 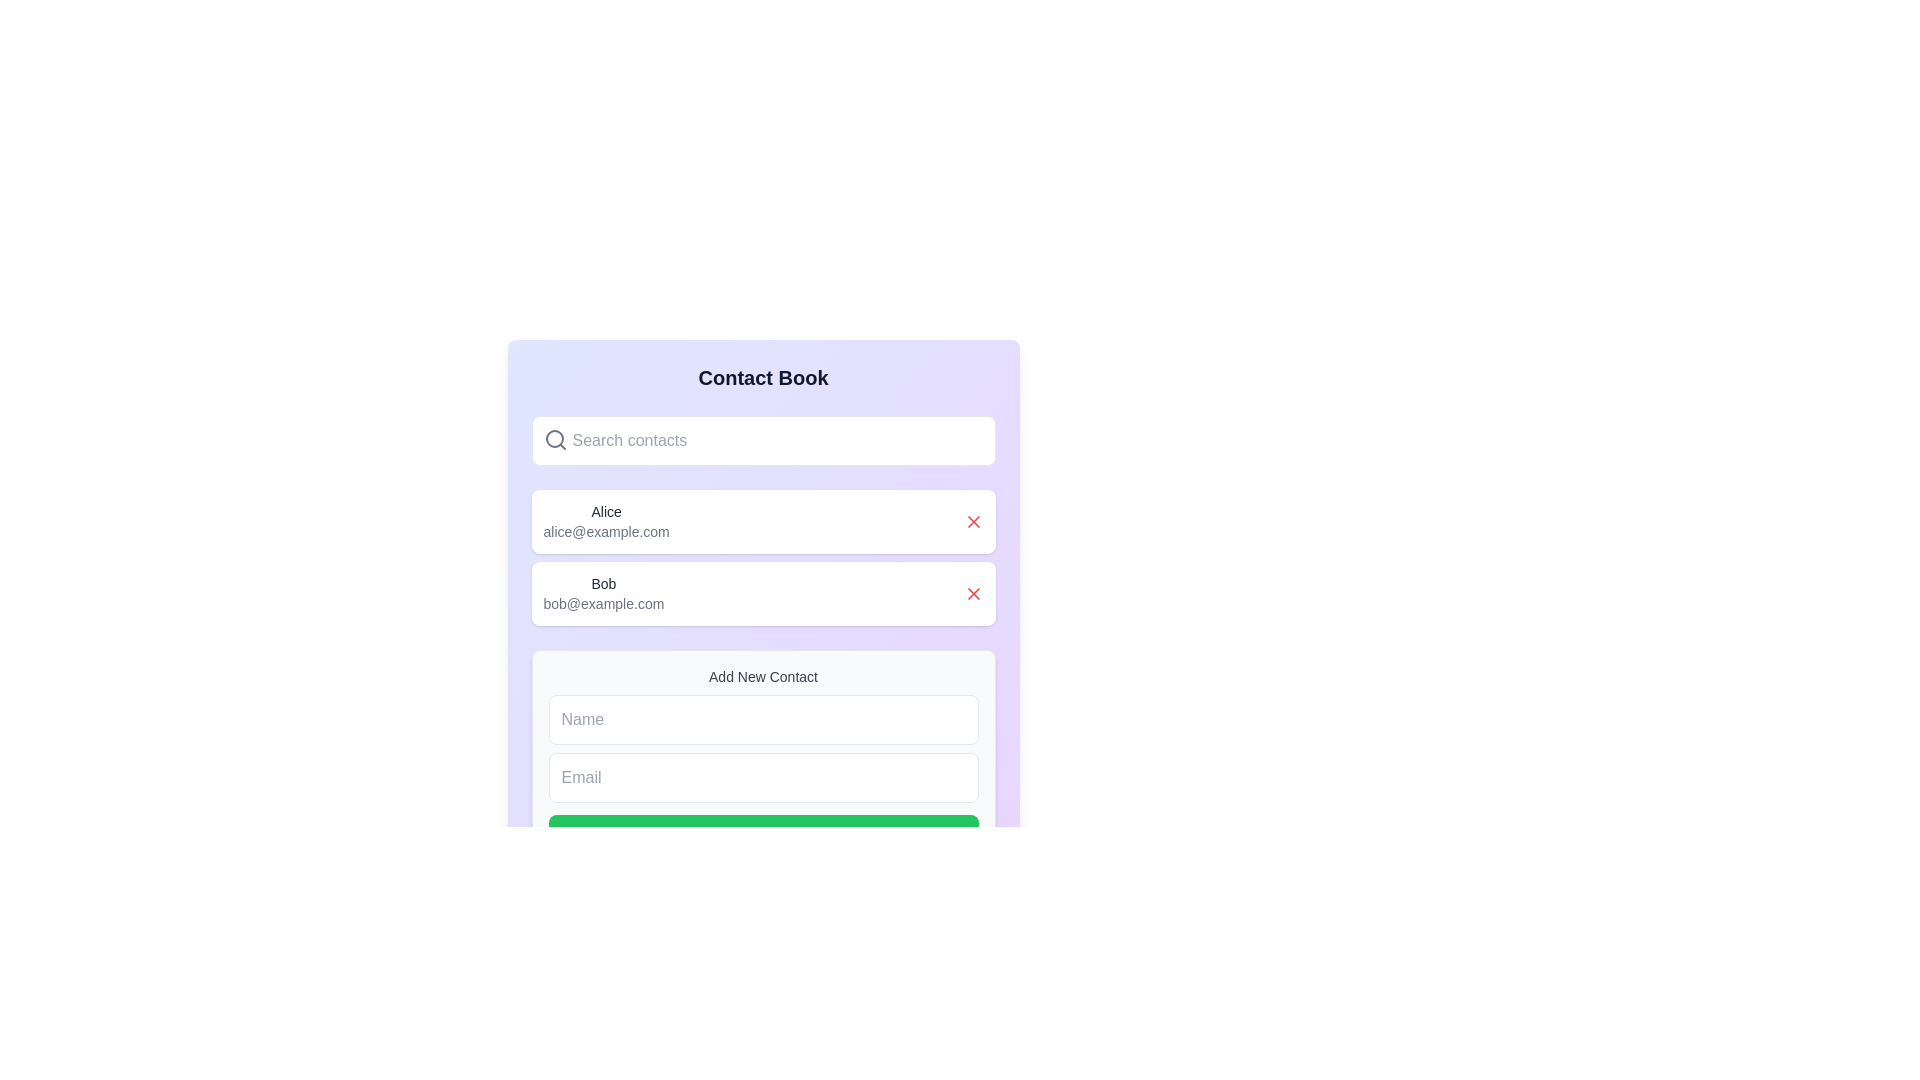 What do you see at coordinates (762, 520) in the screenshot?
I see `the first contact card in the contact book, which displays the name and email of the contact, located below the search bar` at bounding box center [762, 520].